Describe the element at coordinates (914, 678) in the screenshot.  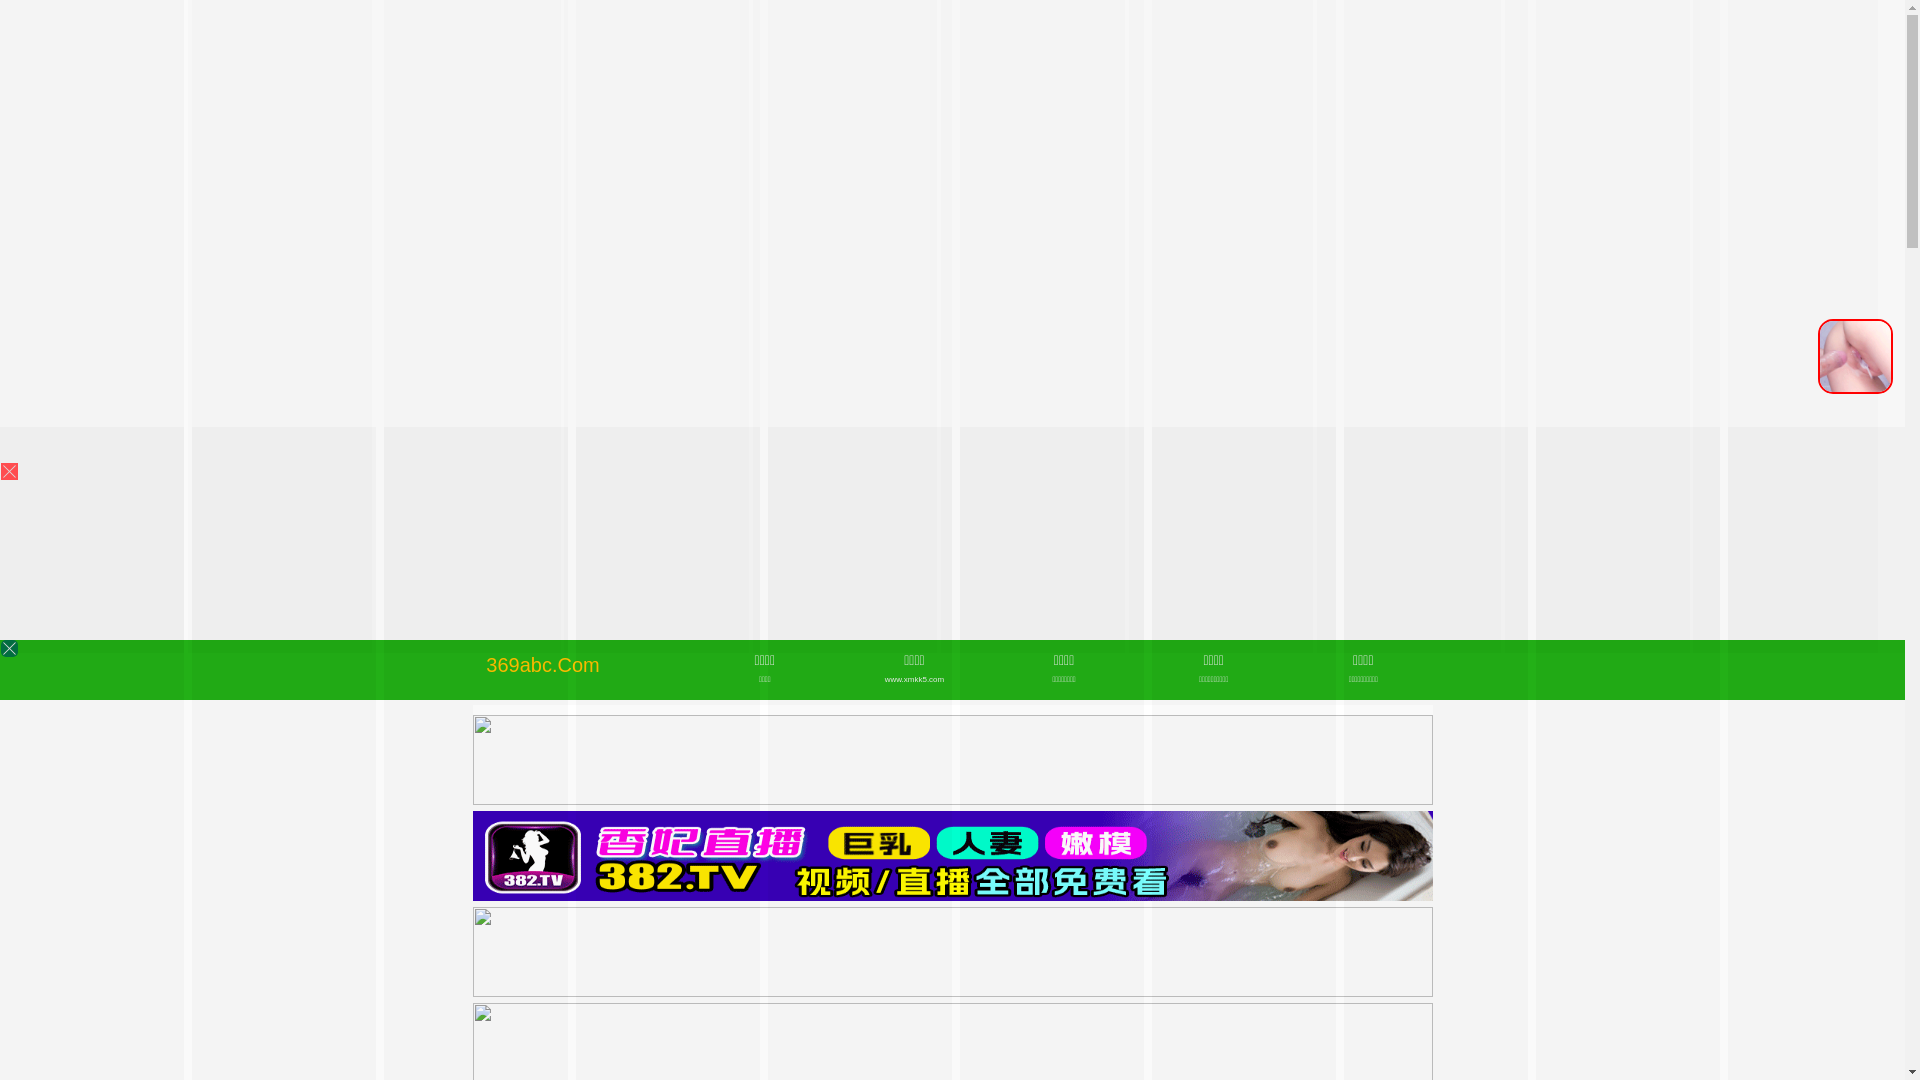
I see `'www.xmkk5.com'` at that location.